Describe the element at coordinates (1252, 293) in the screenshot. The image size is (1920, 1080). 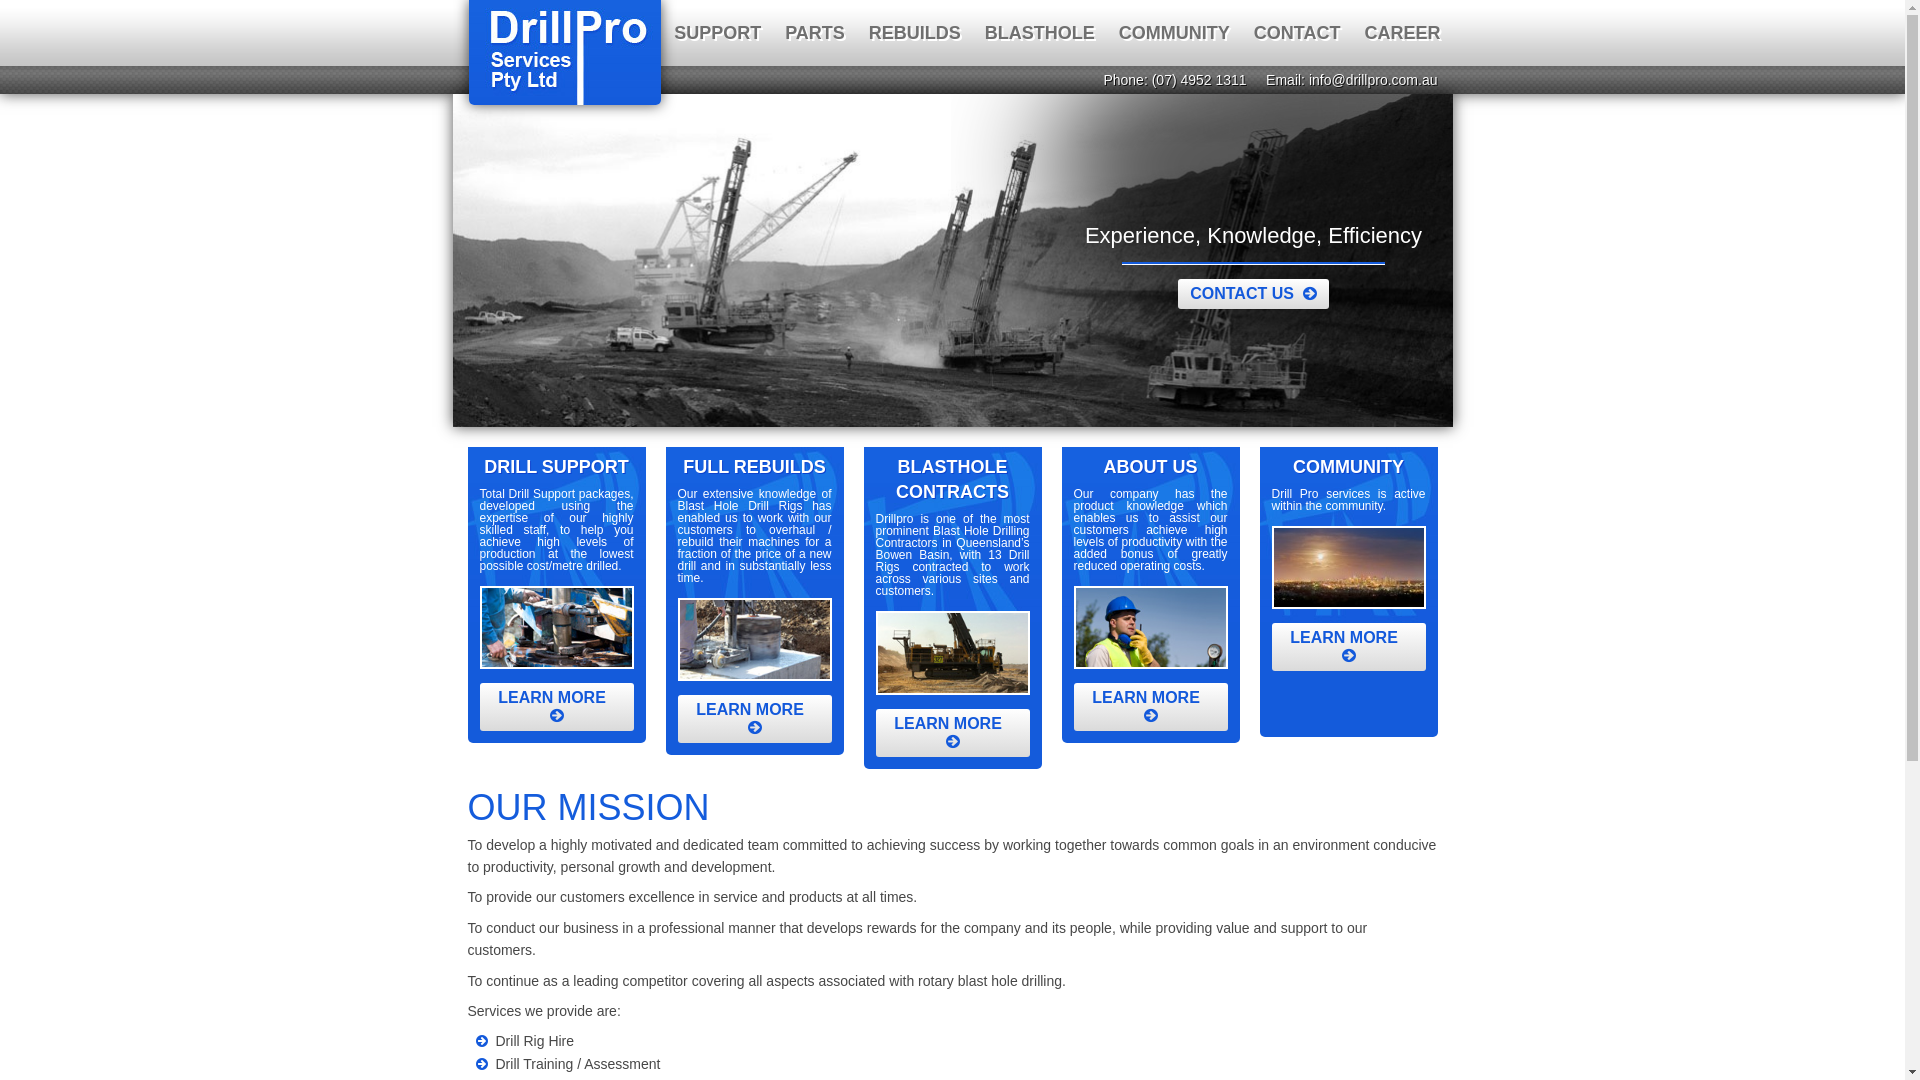
I see `'CONTACT US  '` at that location.